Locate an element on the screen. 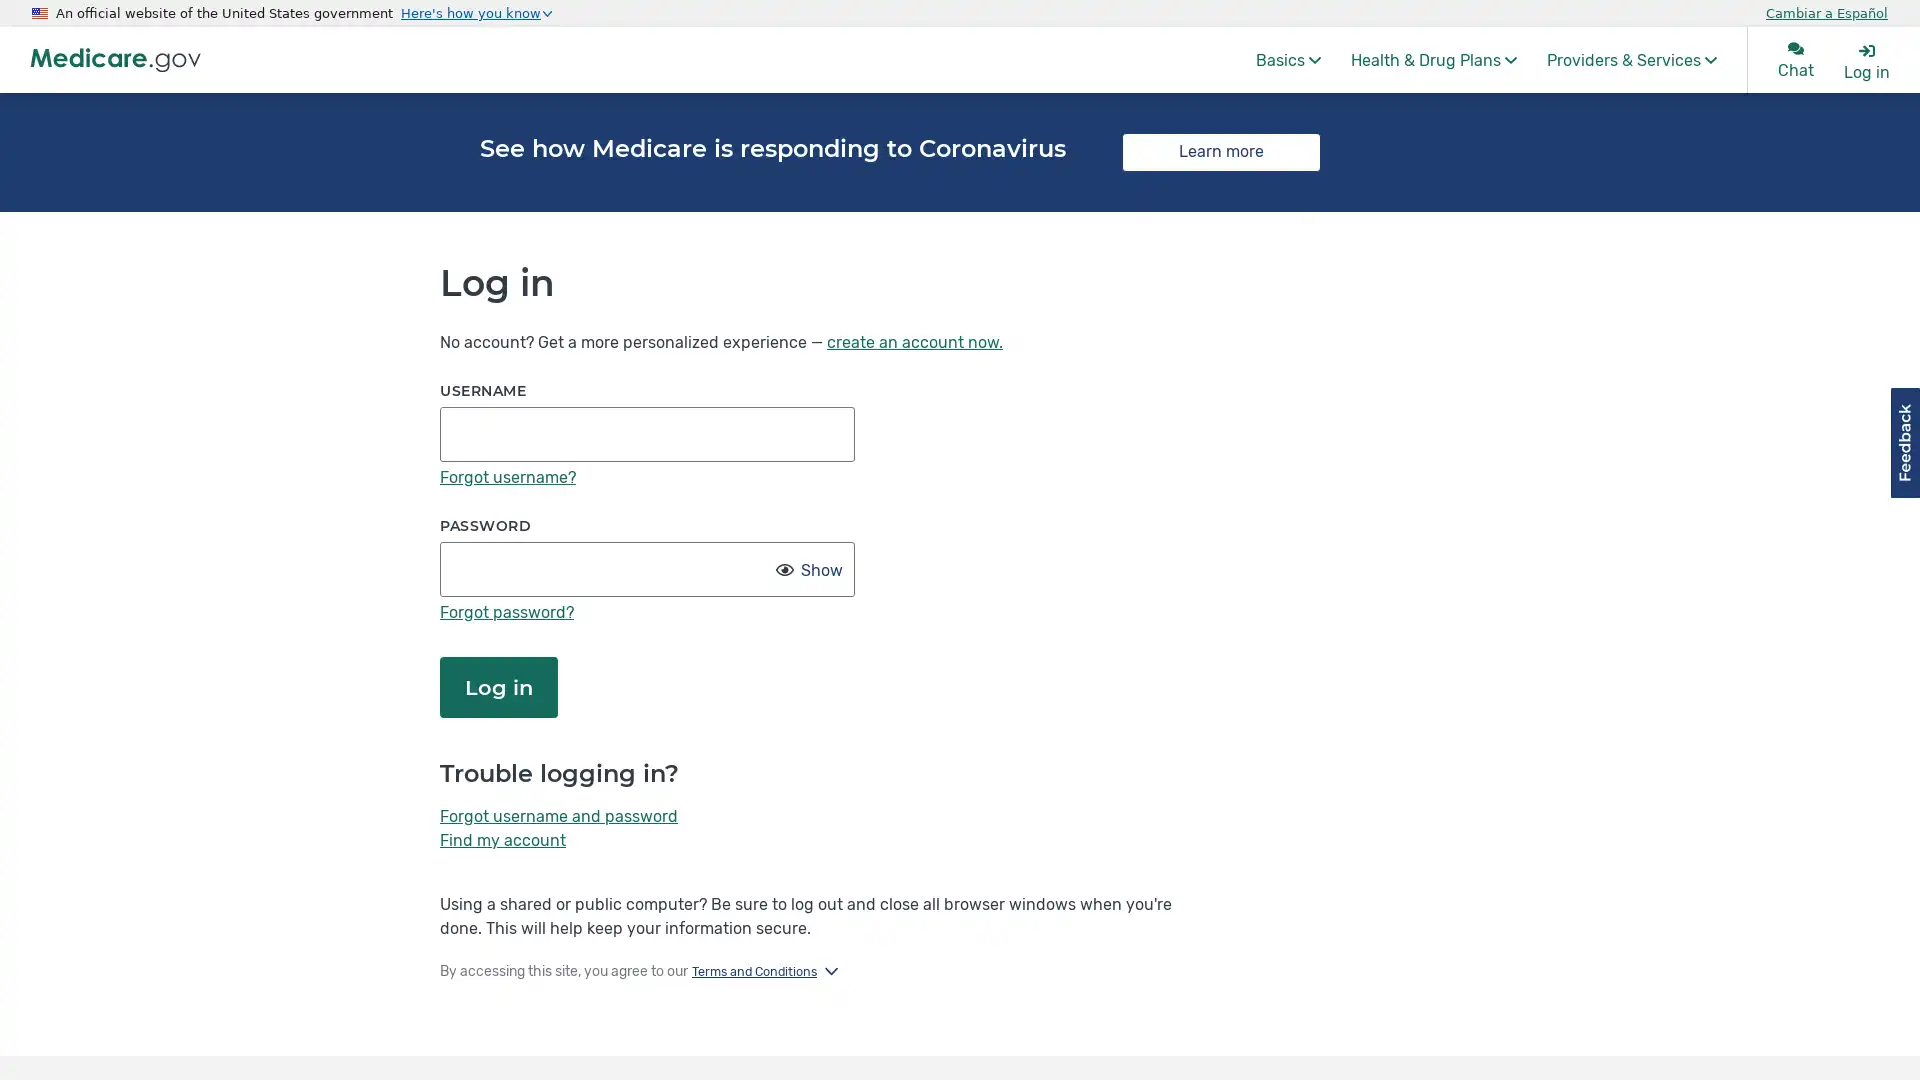 Image resolution: width=1920 pixels, height=1080 pixels. Learn more This link opens a new window or tab. is located at coordinates (1220, 150).